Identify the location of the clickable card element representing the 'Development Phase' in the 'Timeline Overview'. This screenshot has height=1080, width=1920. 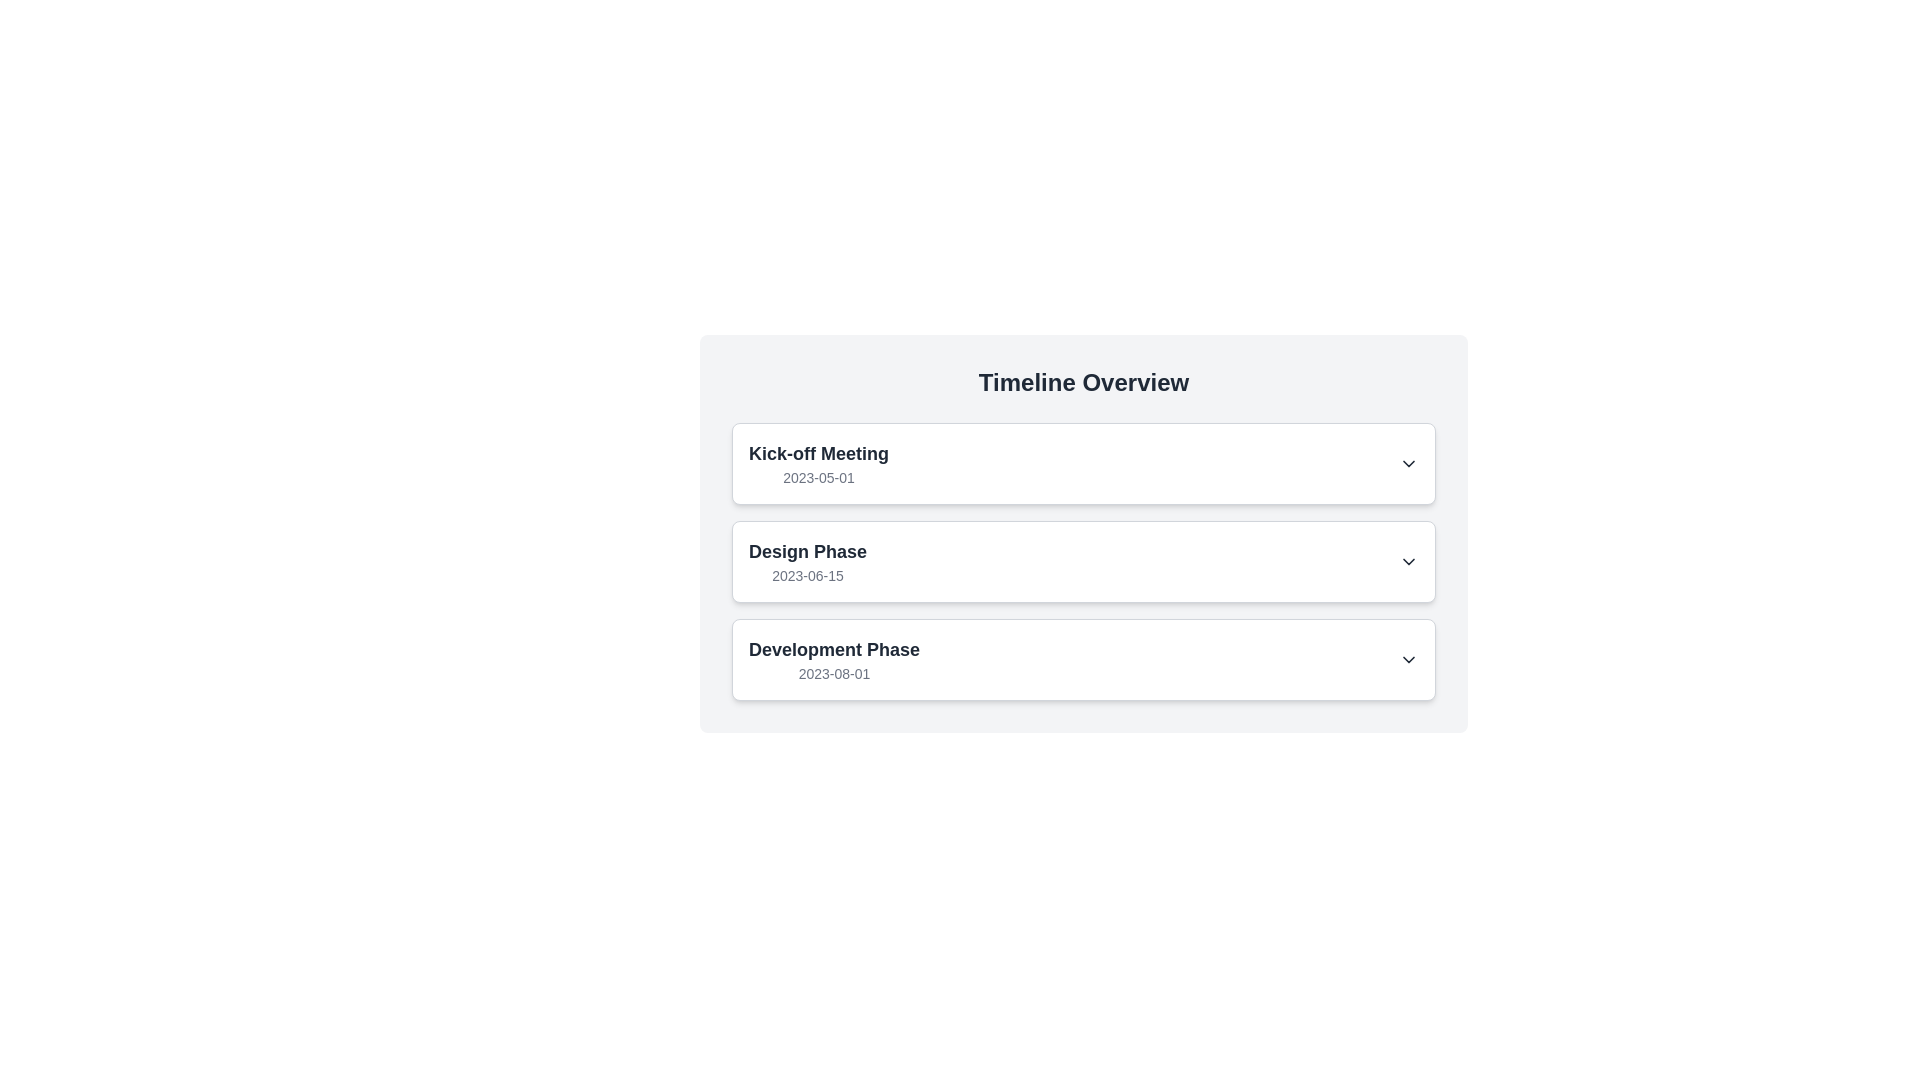
(1083, 659).